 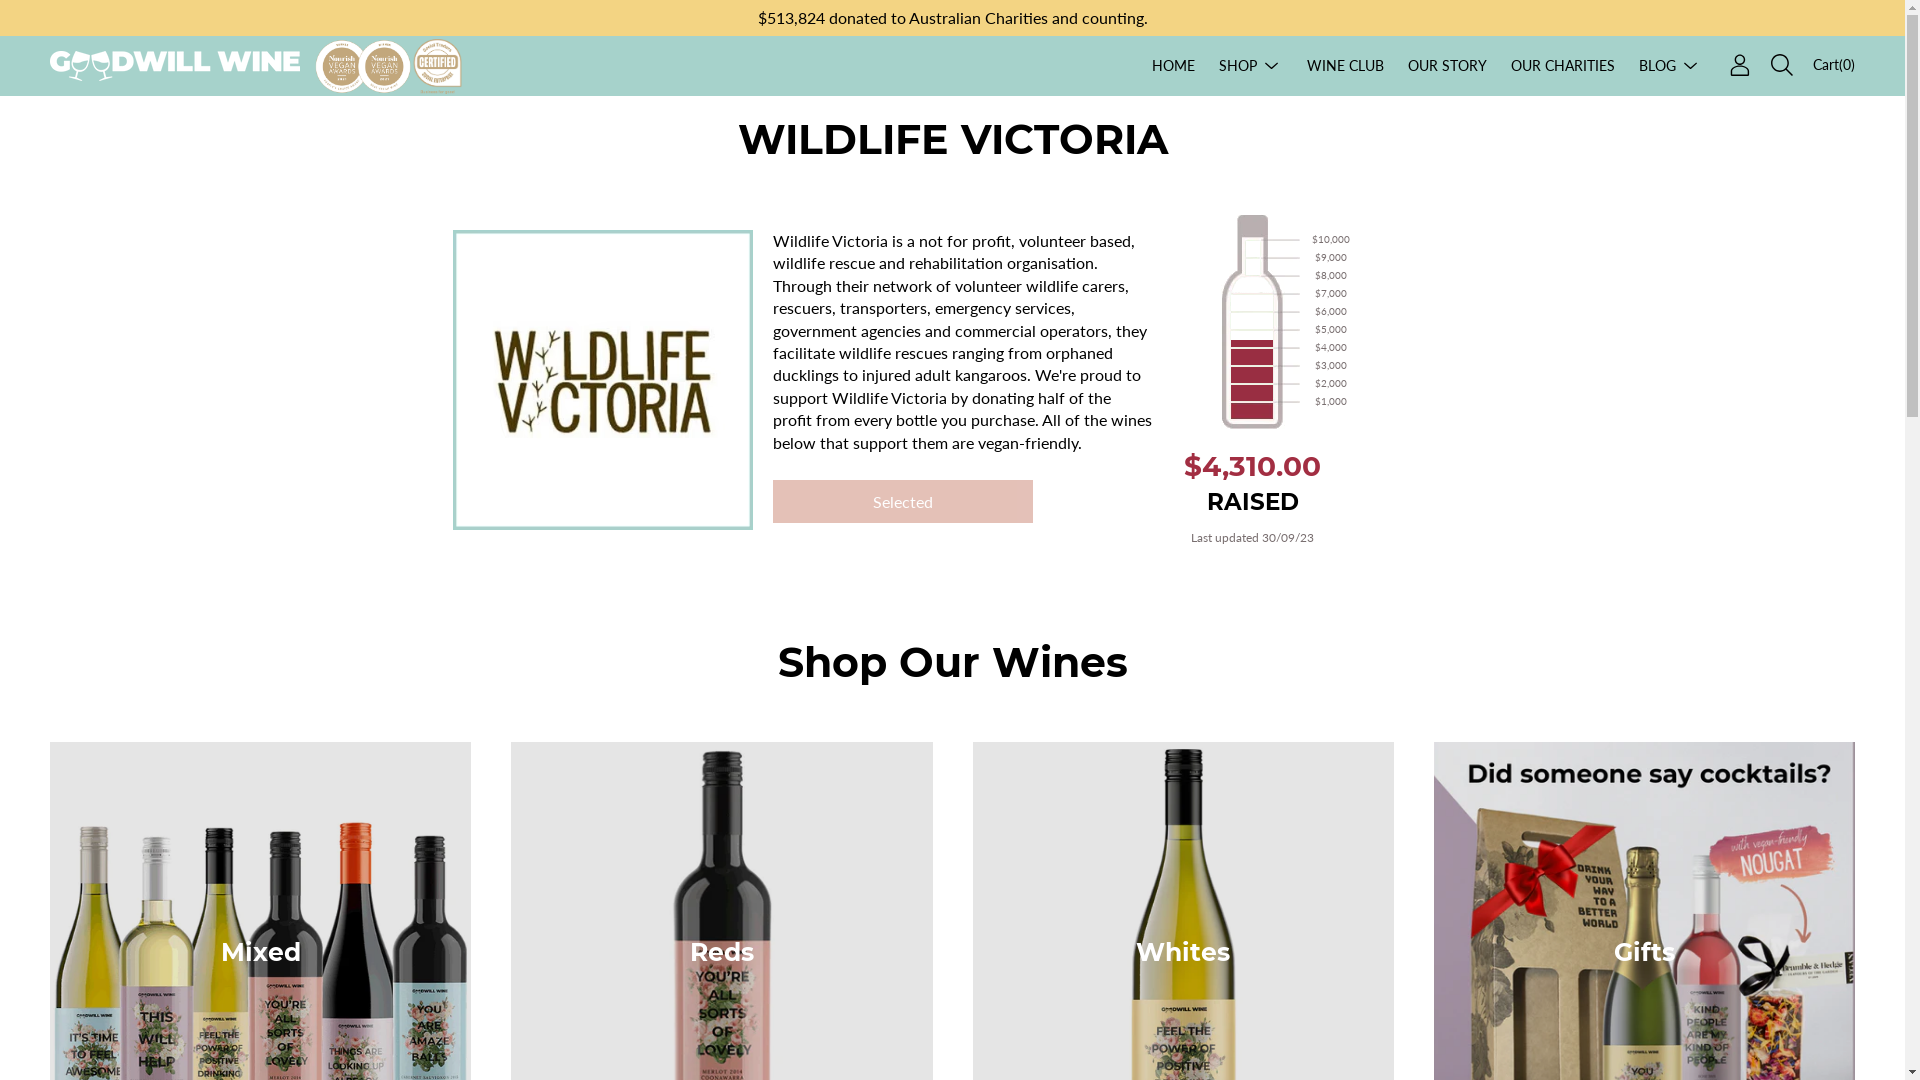 I want to click on 'HOME', so click(x=1173, y=64).